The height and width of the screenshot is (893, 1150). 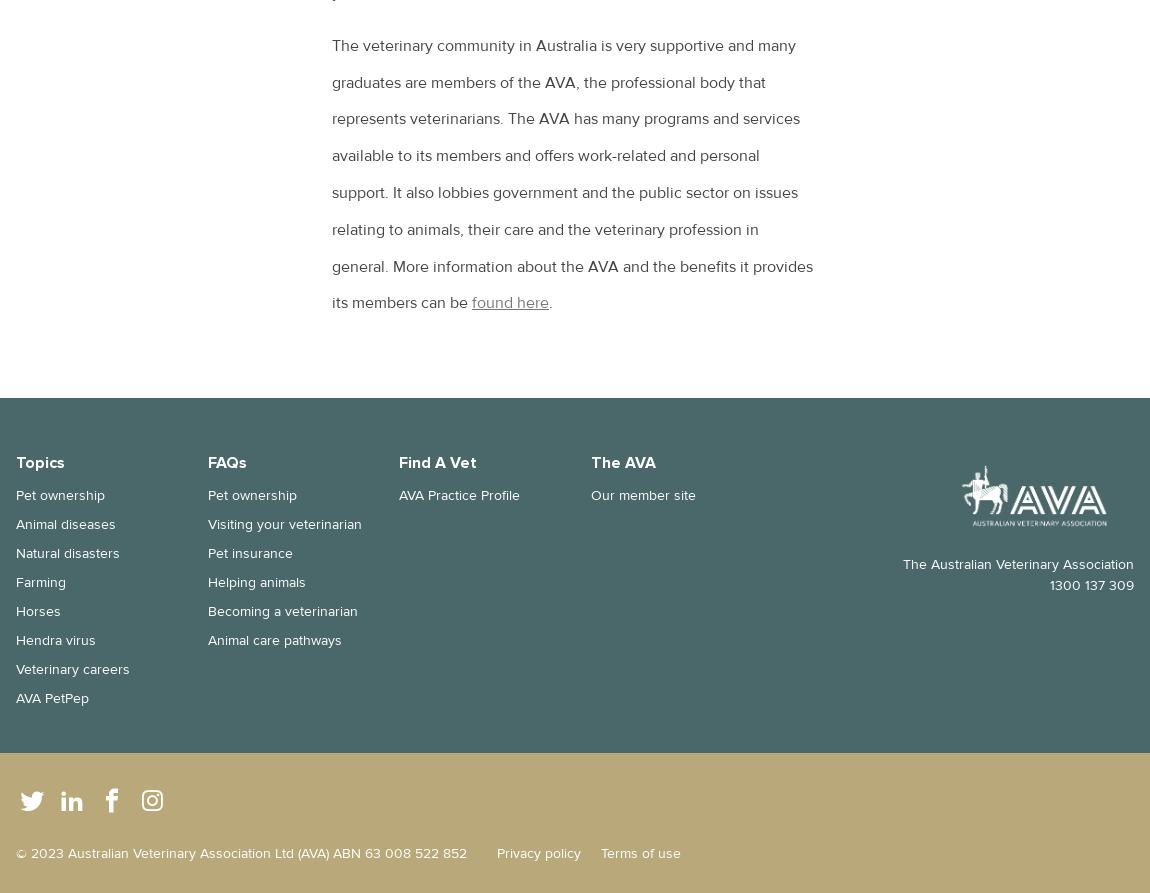 I want to click on 'Animal diseases', so click(x=65, y=523).